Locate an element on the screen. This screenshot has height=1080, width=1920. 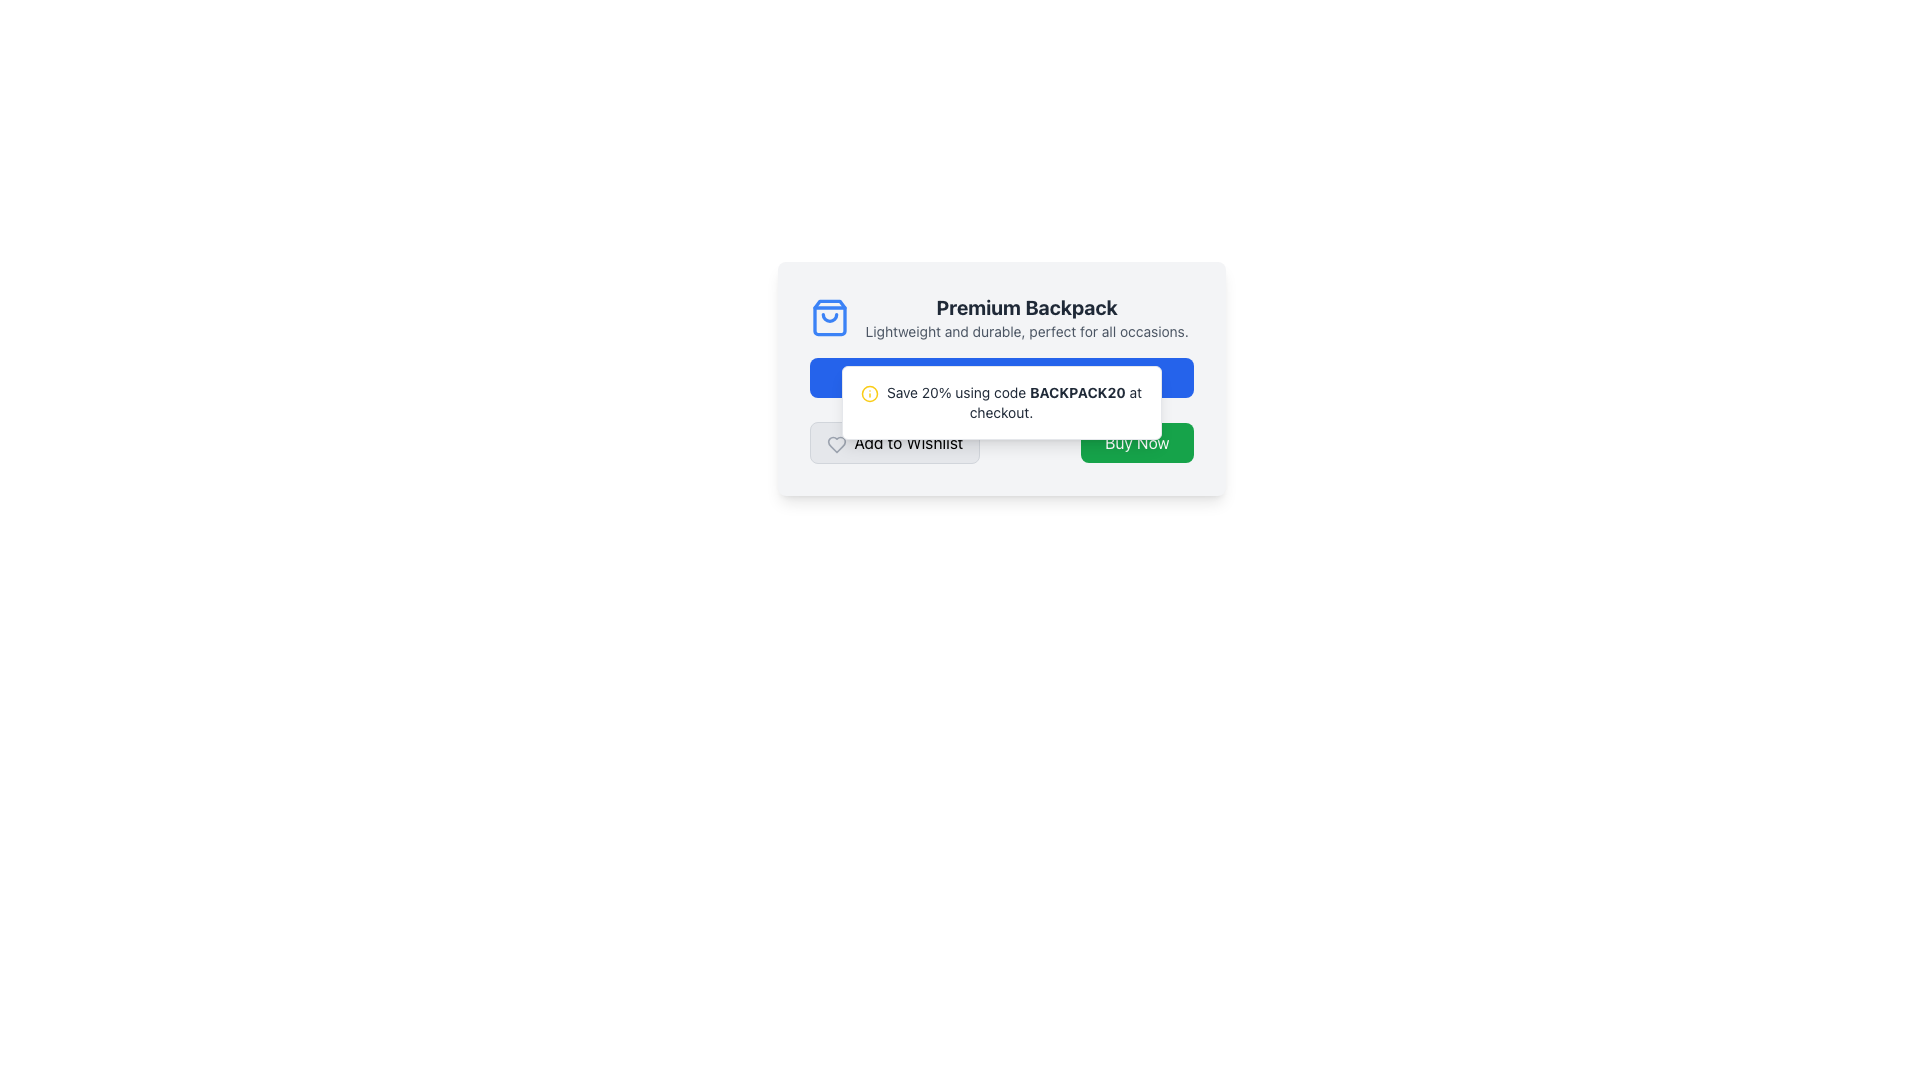
the 'Add to Wishlist' button, which is the first button in a horizontal row of action buttons, featuring a gray background and a heart icon is located at coordinates (893, 442).